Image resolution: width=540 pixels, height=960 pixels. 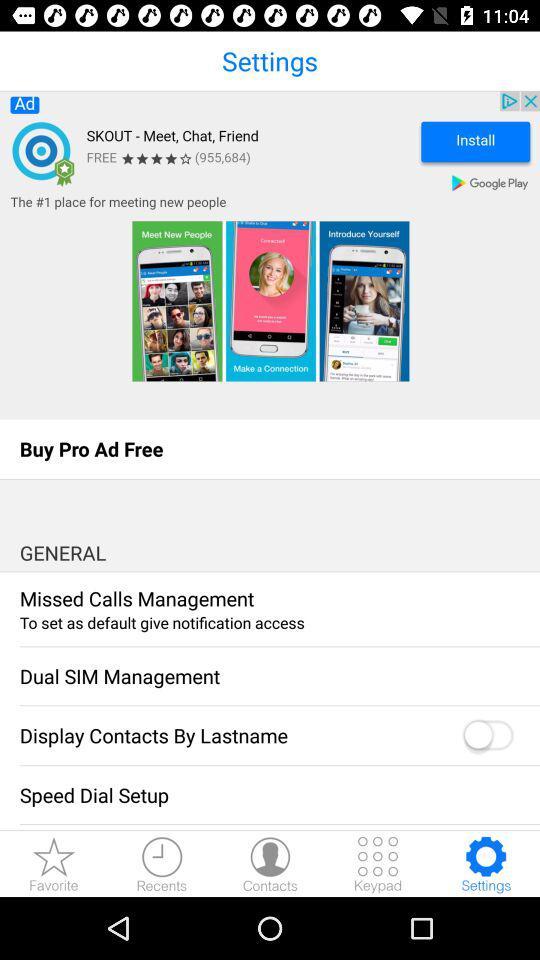 What do you see at coordinates (161, 863) in the screenshot?
I see `open recents` at bounding box center [161, 863].